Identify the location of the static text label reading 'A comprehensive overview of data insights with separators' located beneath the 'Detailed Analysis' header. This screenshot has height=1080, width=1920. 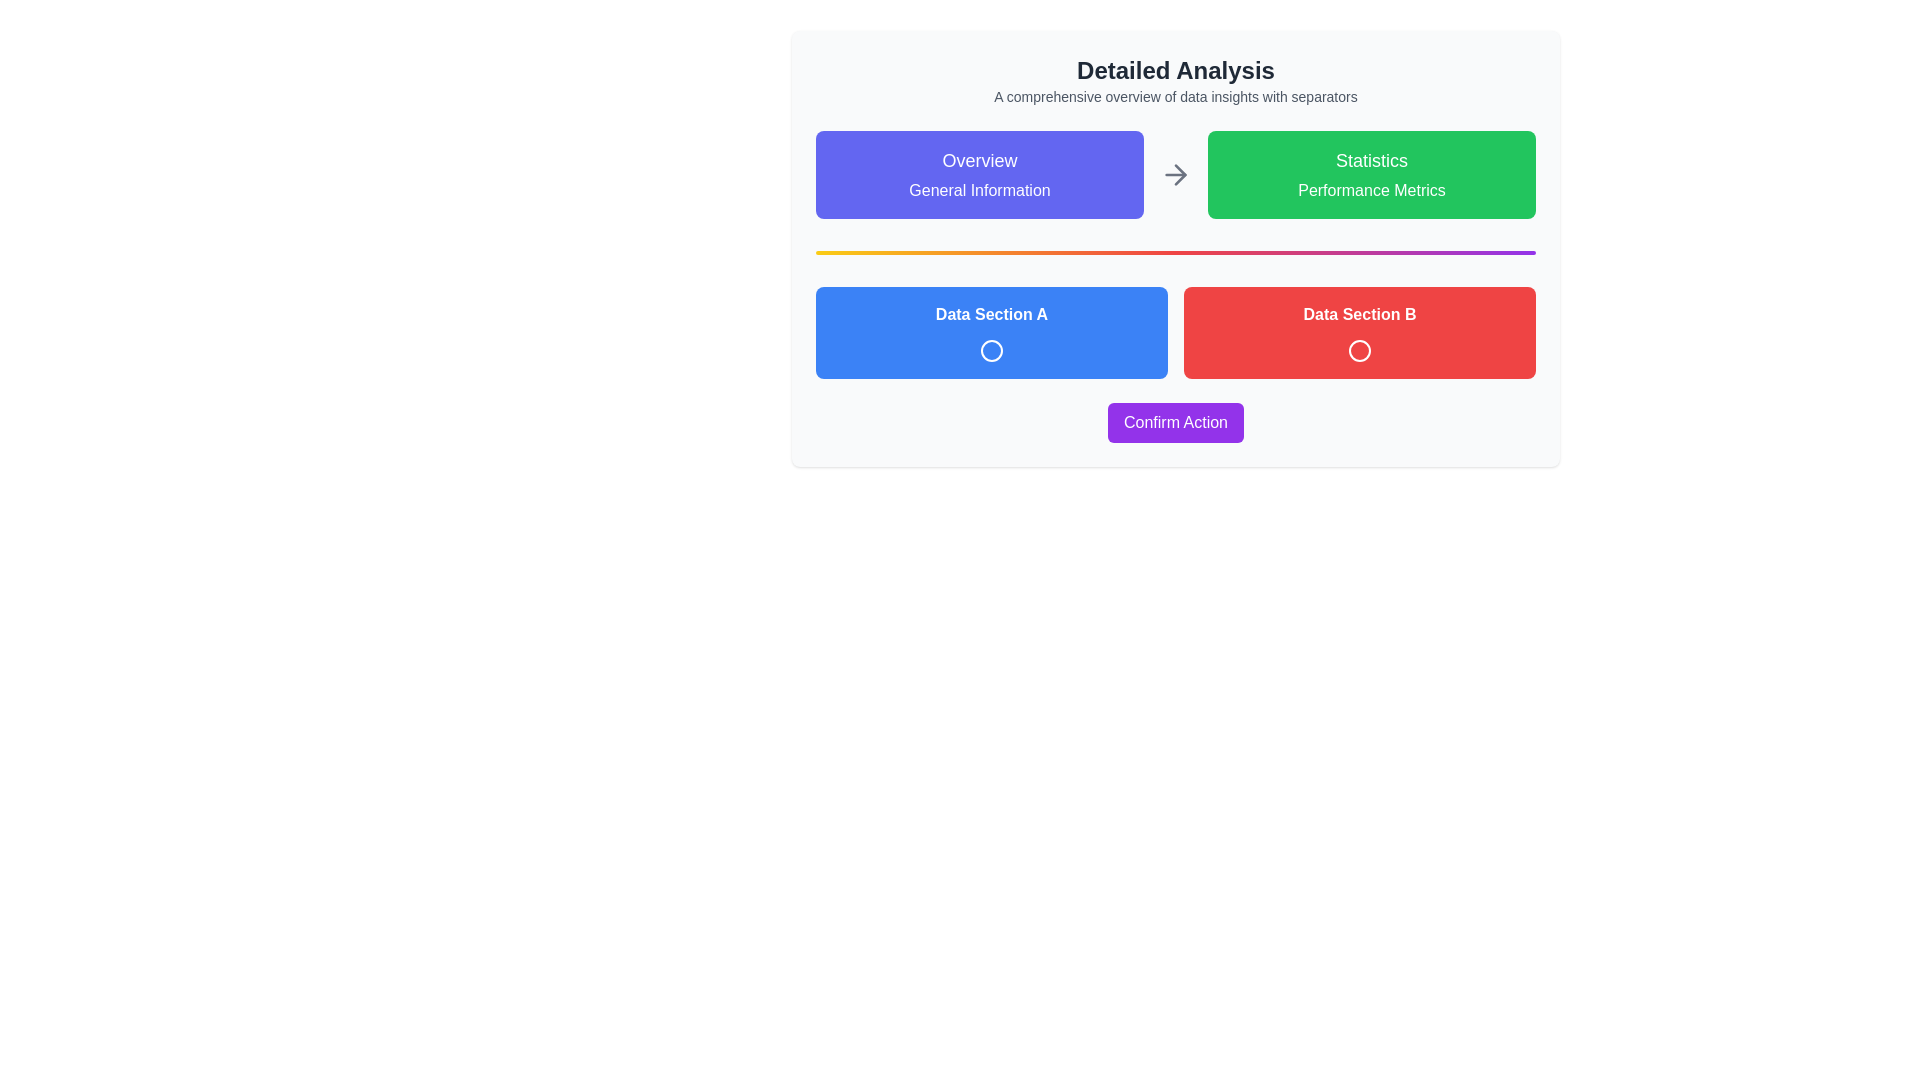
(1176, 96).